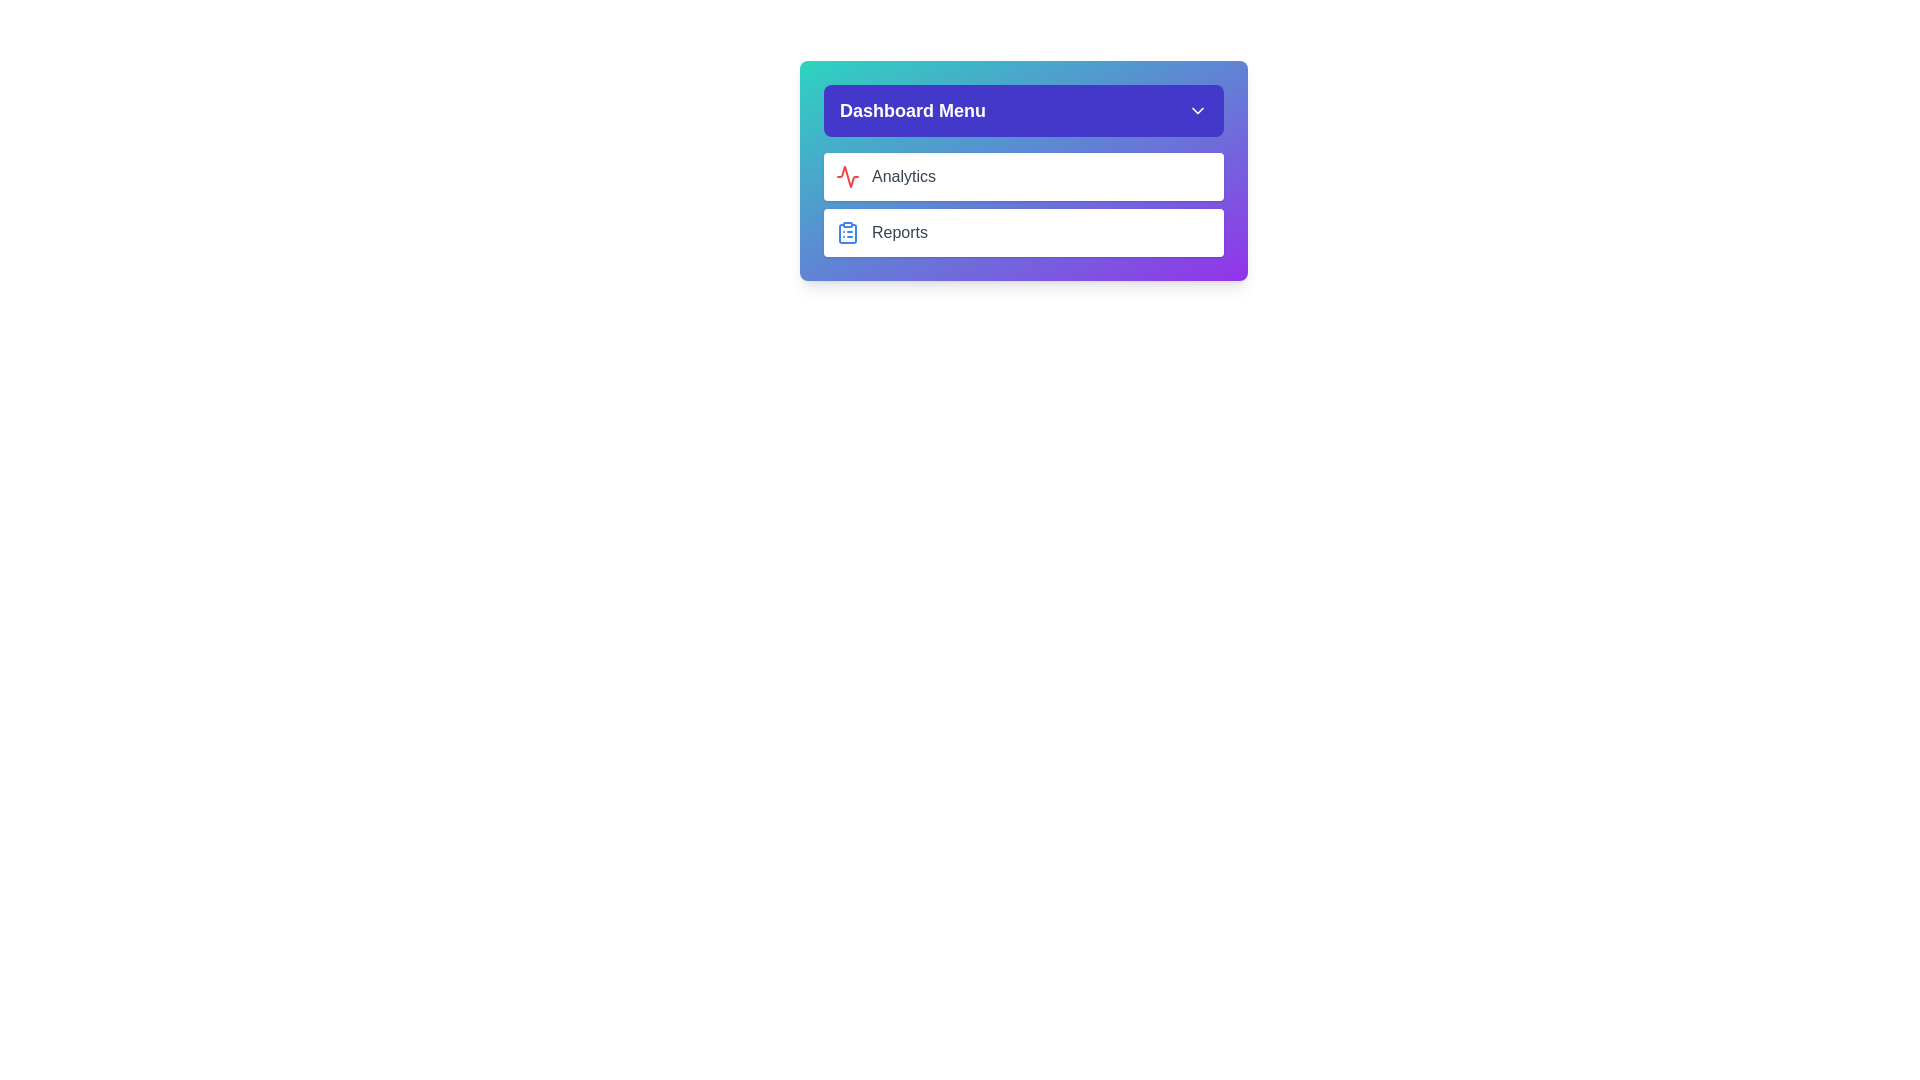 The image size is (1920, 1080). I want to click on the 'Analytics' menu item, which is the first option in the 'Dashboard Menu', so click(1023, 169).